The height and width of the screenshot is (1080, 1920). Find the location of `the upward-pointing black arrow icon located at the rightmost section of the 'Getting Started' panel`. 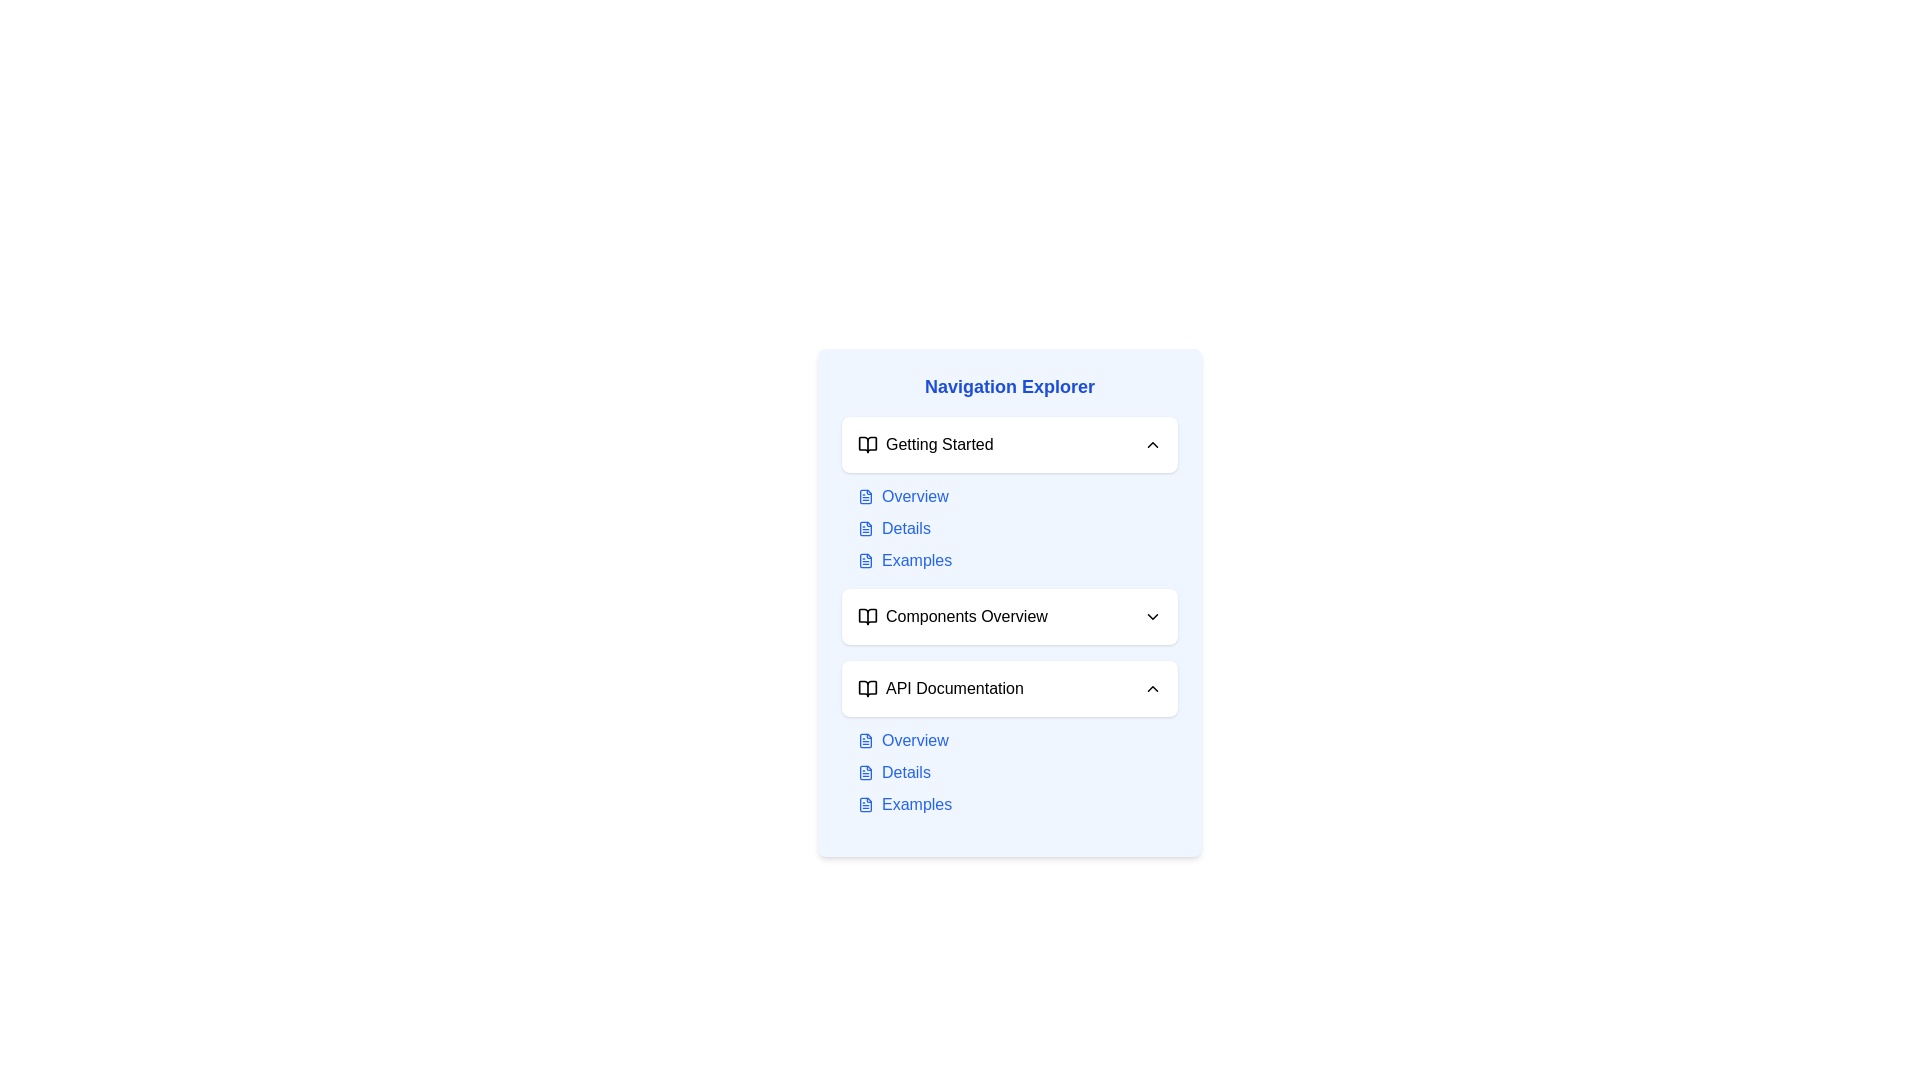

the upward-pointing black arrow icon located at the rightmost section of the 'Getting Started' panel is located at coordinates (1152, 443).